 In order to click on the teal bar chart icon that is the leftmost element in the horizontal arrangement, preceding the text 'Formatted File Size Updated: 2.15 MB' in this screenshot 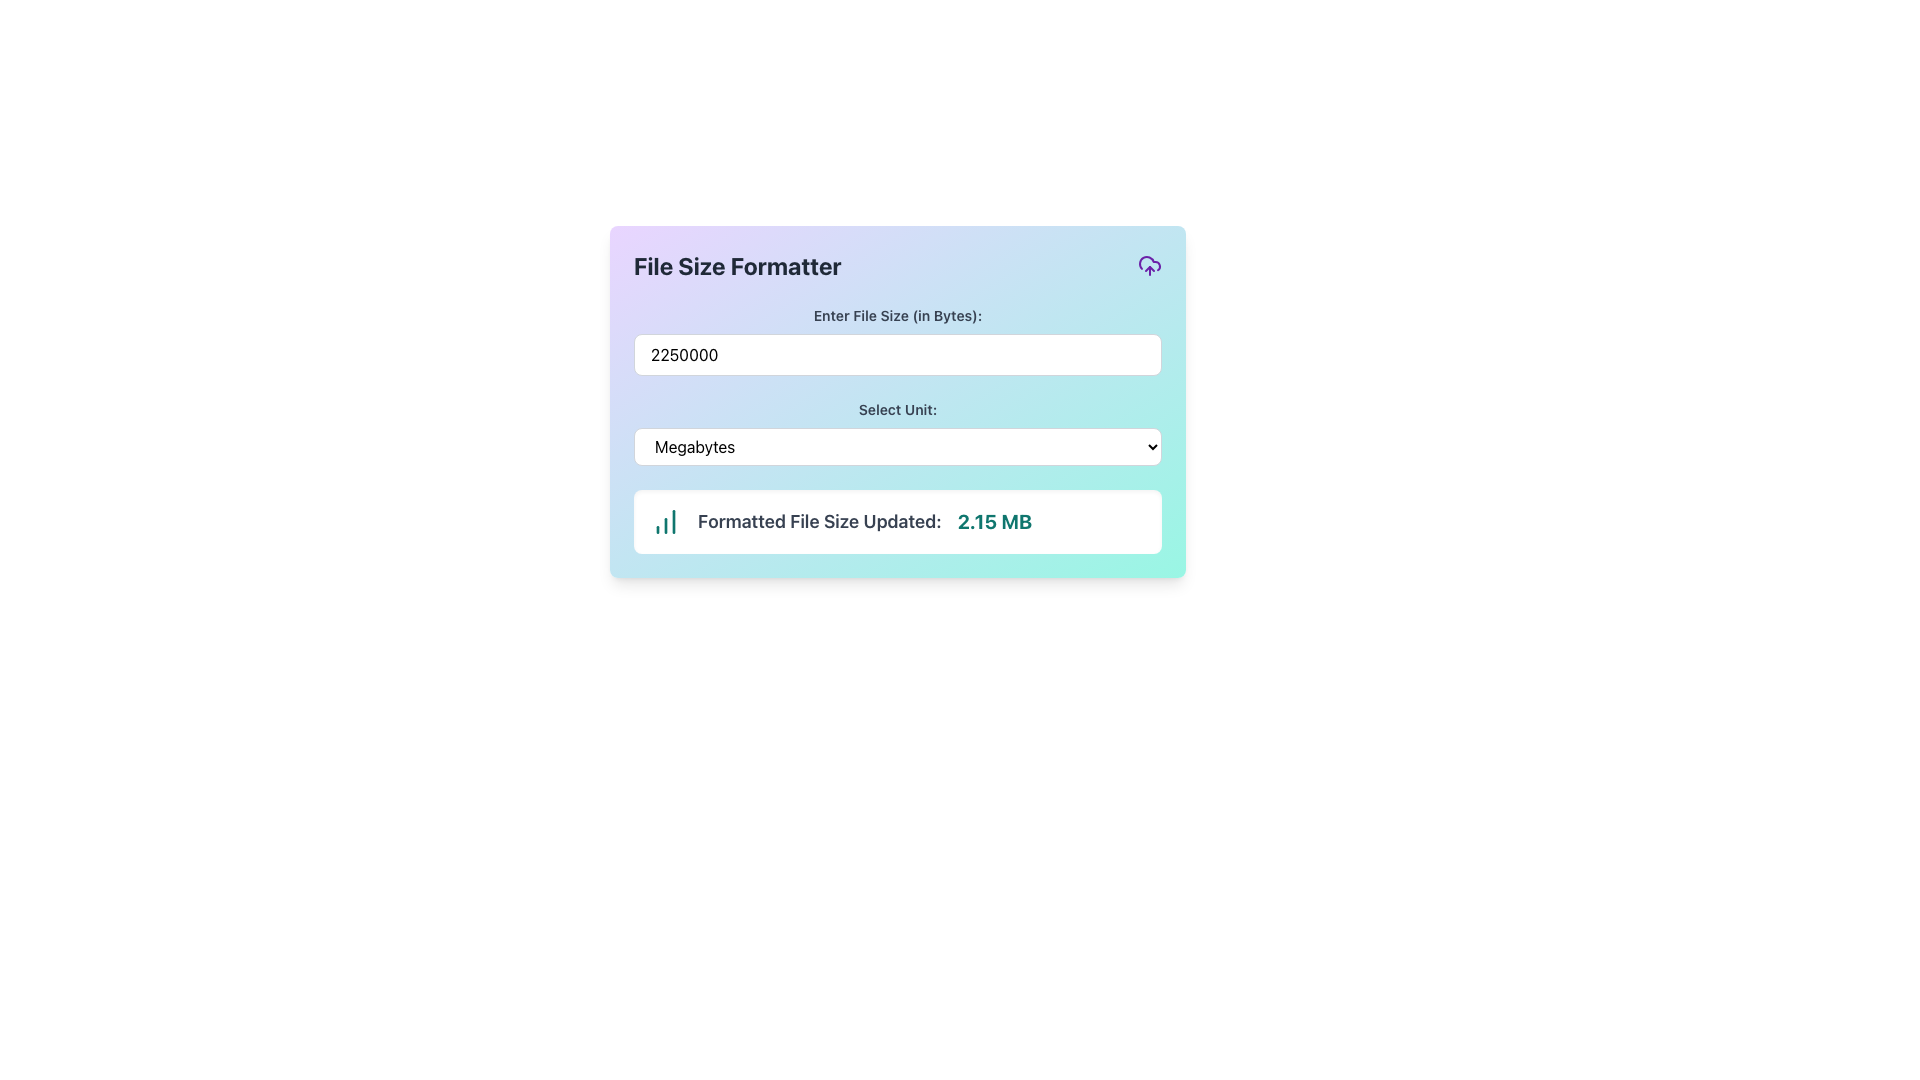, I will do `click(666, 520)`.